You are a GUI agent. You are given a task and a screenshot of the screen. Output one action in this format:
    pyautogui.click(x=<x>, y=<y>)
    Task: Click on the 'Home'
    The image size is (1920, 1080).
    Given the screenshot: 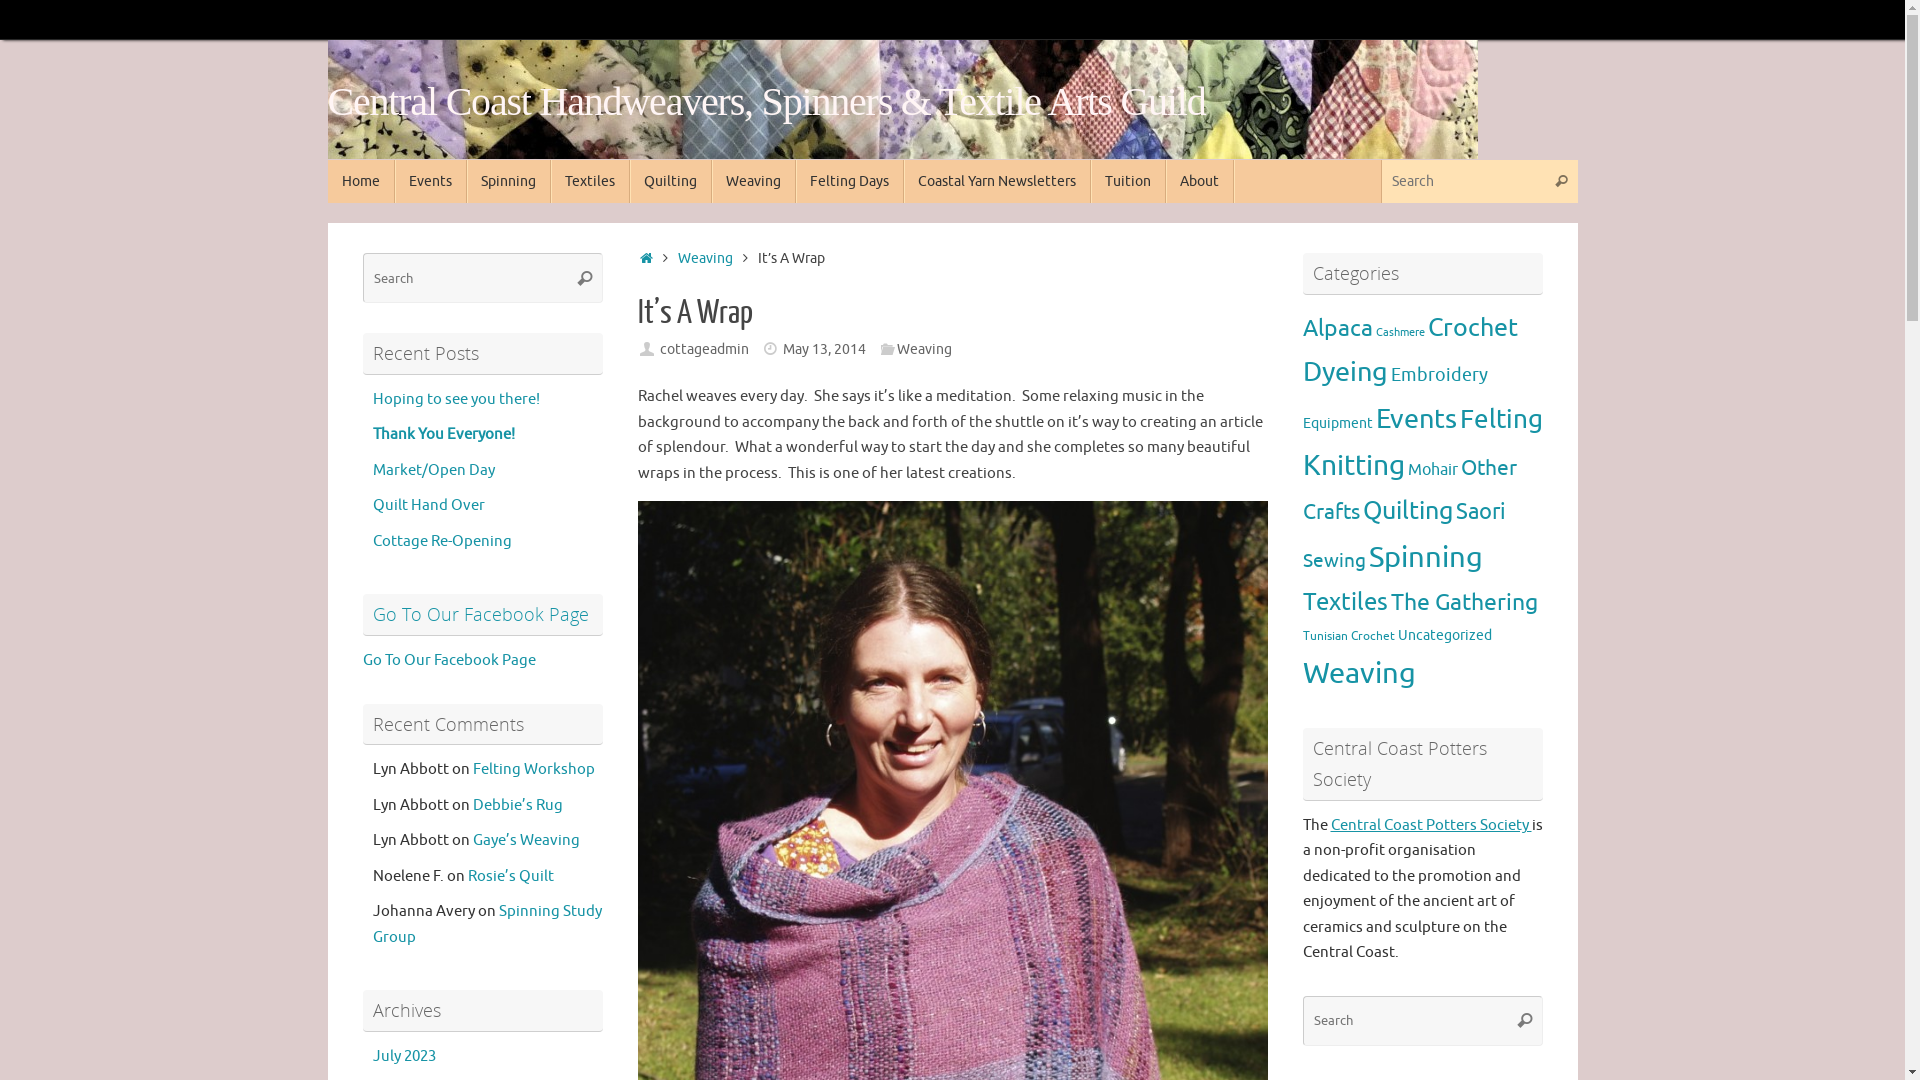 What is the action you would take?
    pyautogui.click(x=327, y=181)
    